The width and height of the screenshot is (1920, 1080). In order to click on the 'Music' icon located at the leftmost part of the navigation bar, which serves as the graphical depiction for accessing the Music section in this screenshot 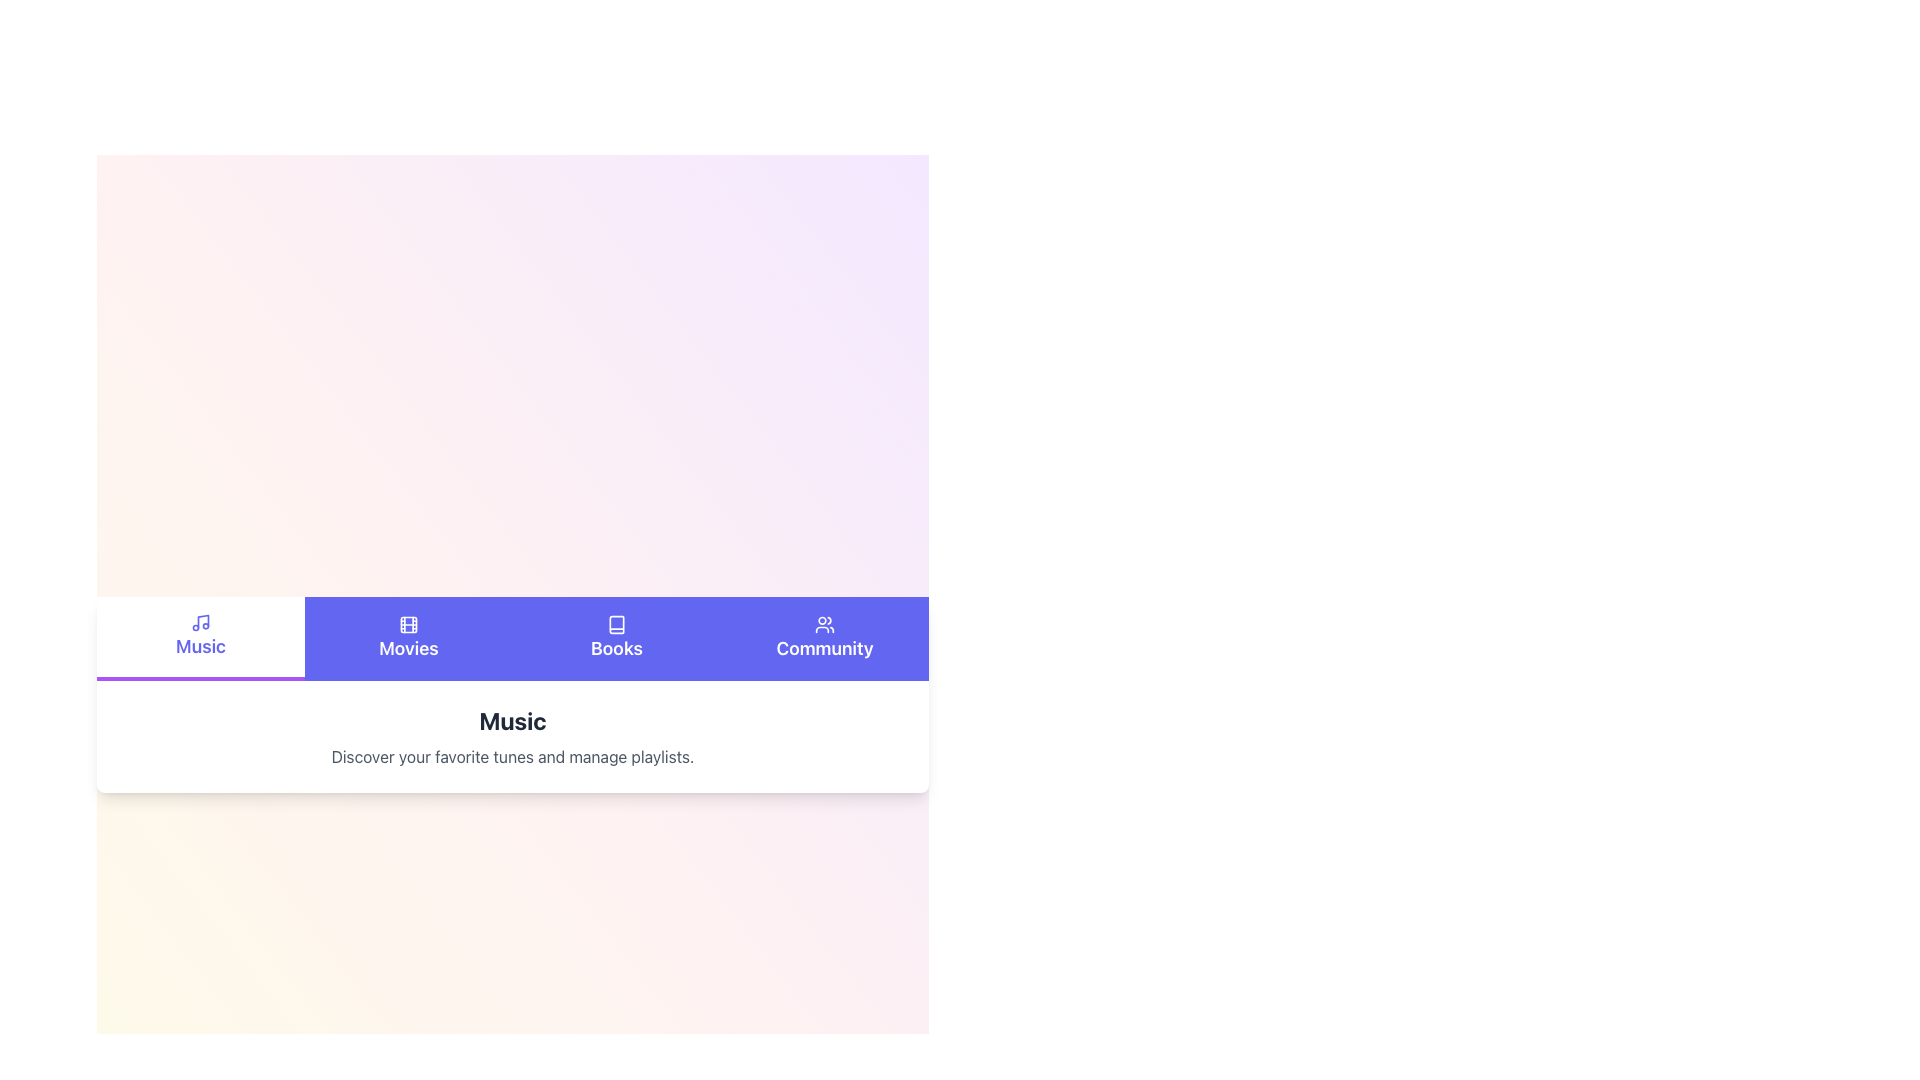, I will do `click(203, 620)`.